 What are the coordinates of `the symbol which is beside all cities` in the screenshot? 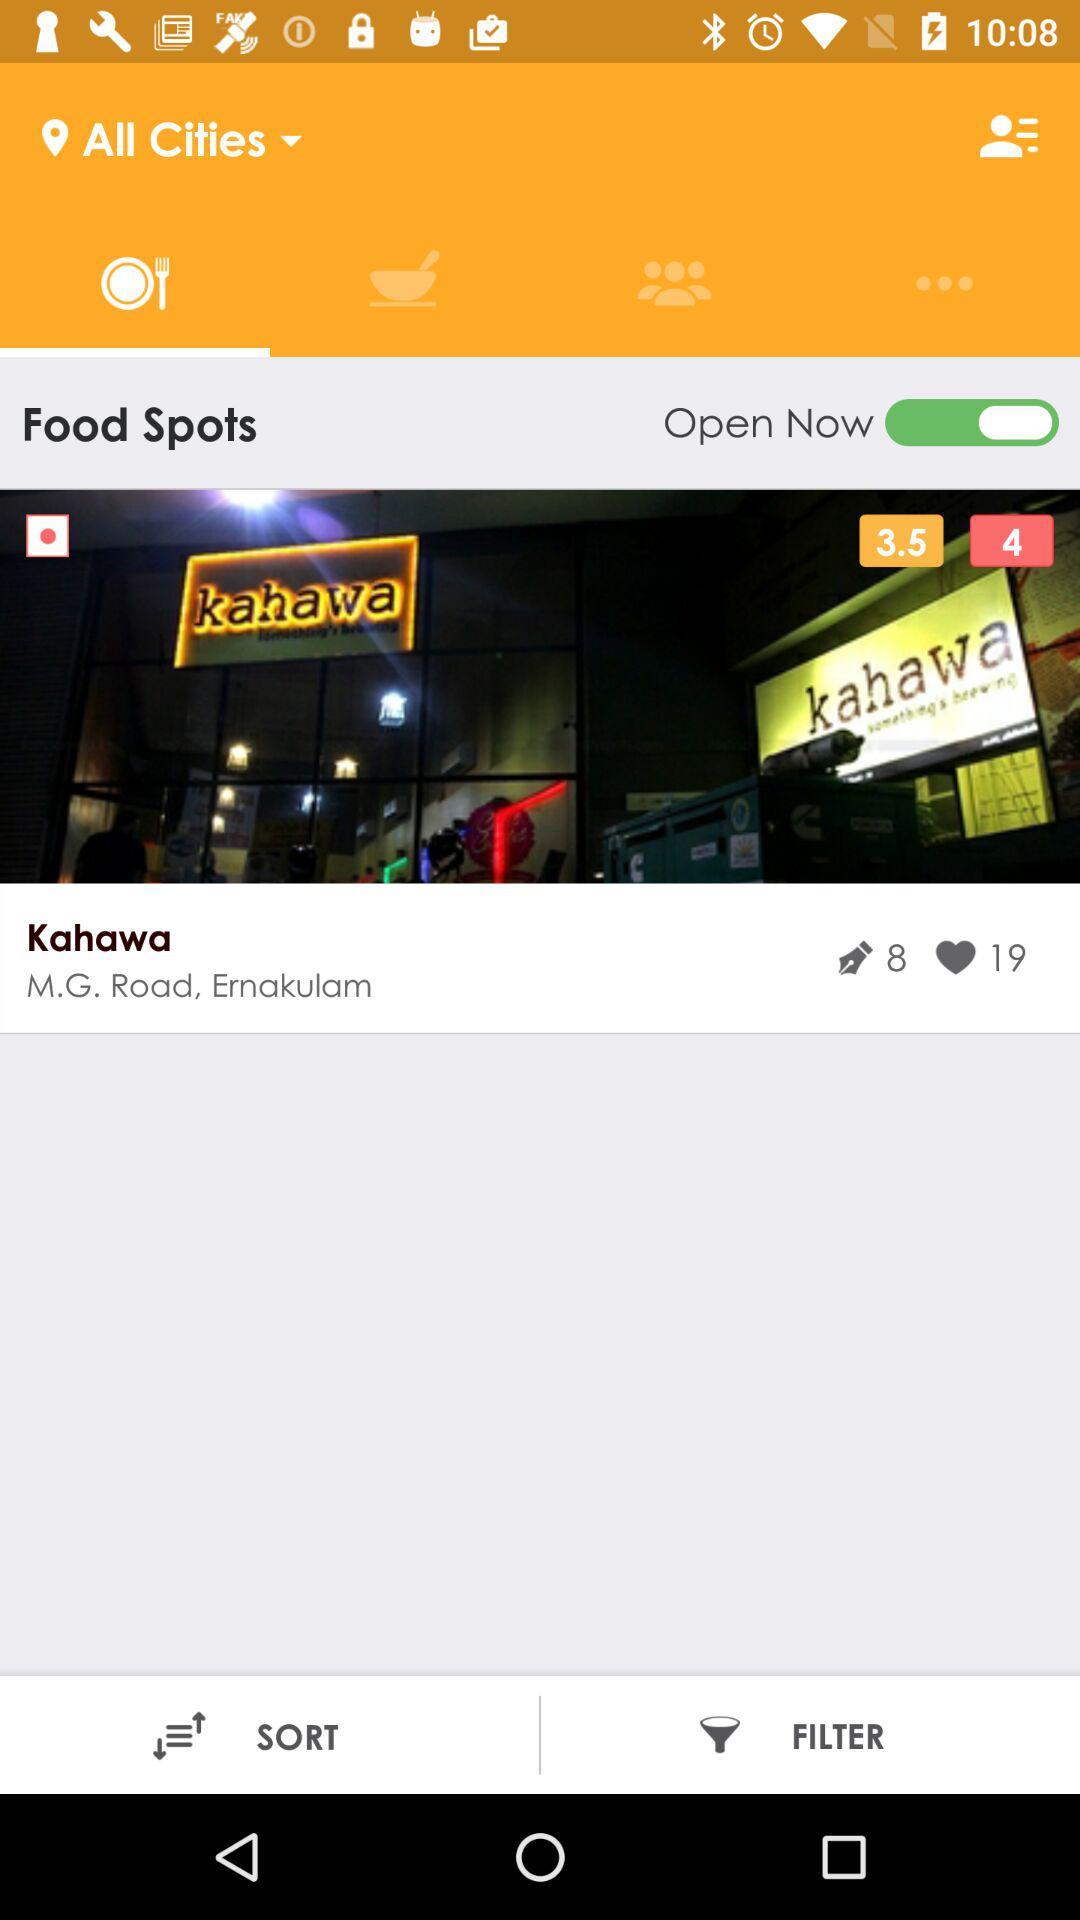 It's located at (1009, 136).